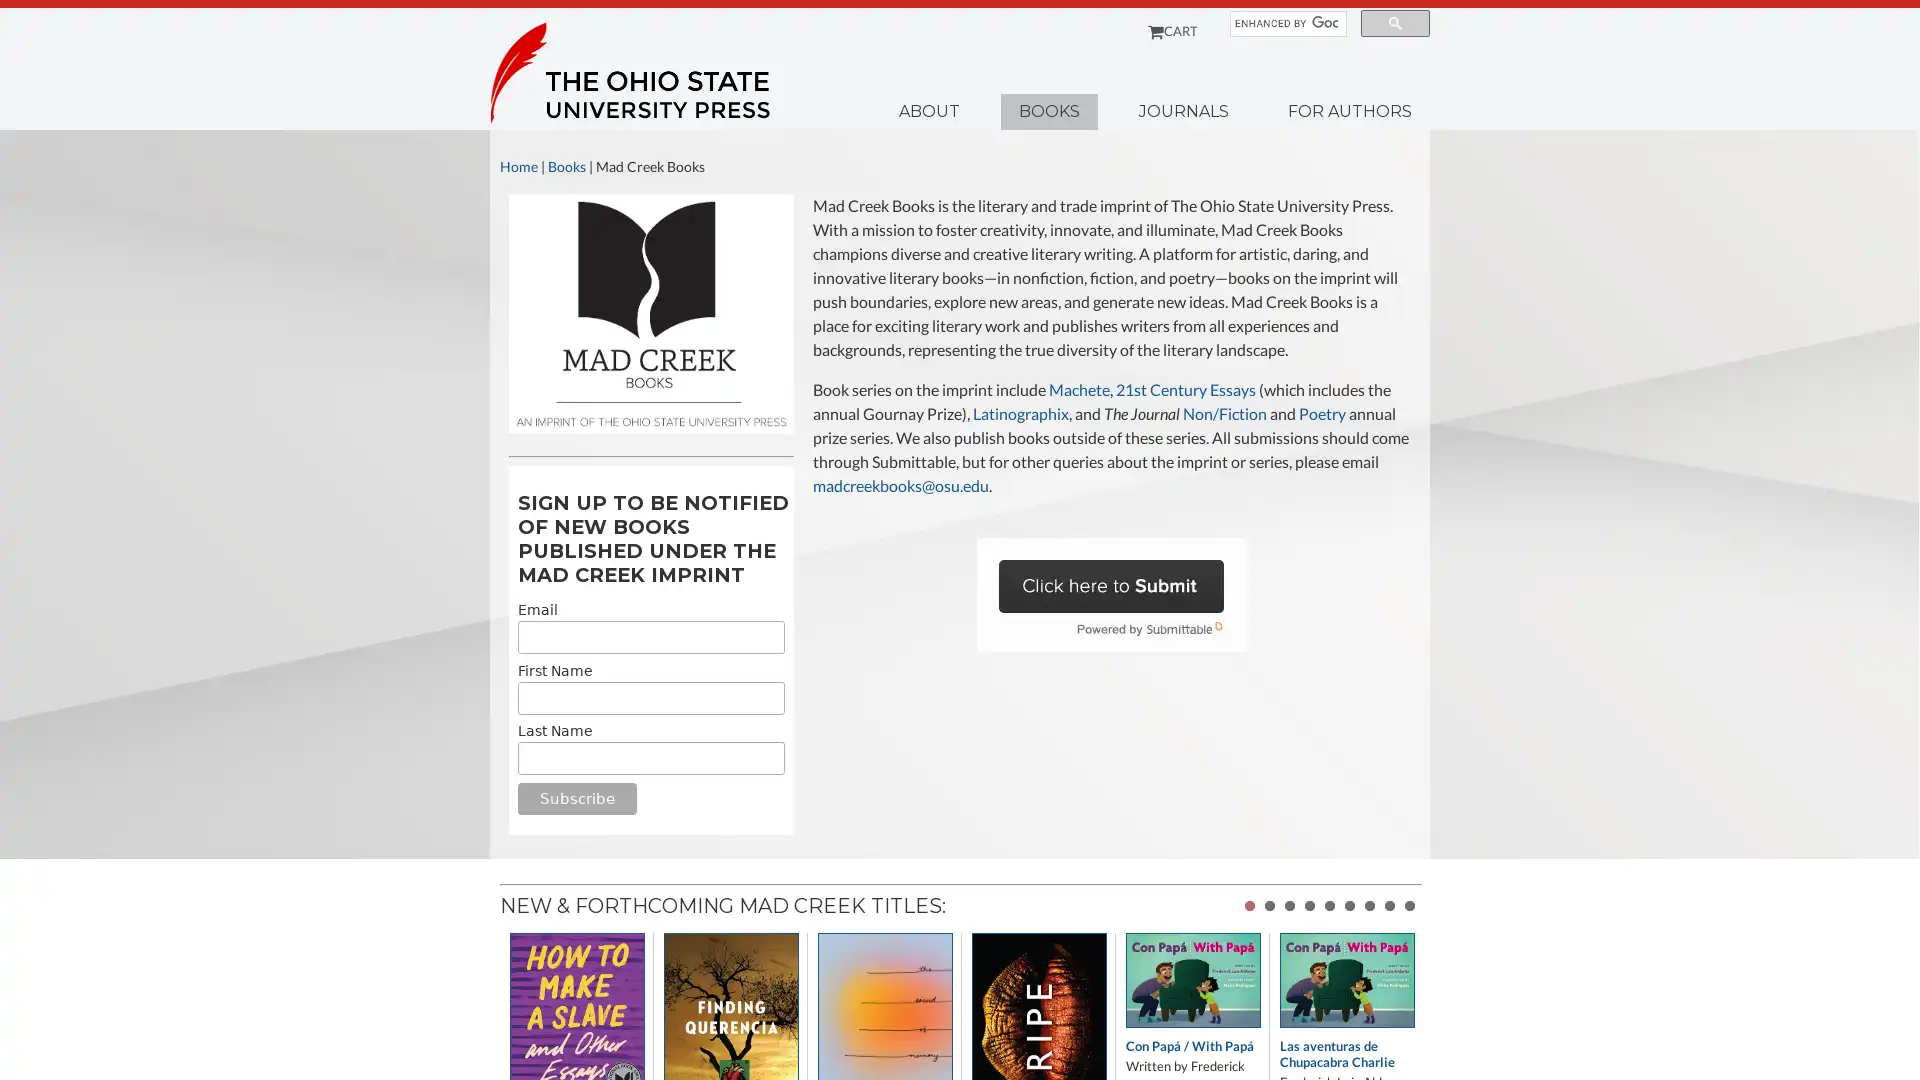  Describe the element at coordinates (1368, 906) in the screenshot. I see `7` at that location.